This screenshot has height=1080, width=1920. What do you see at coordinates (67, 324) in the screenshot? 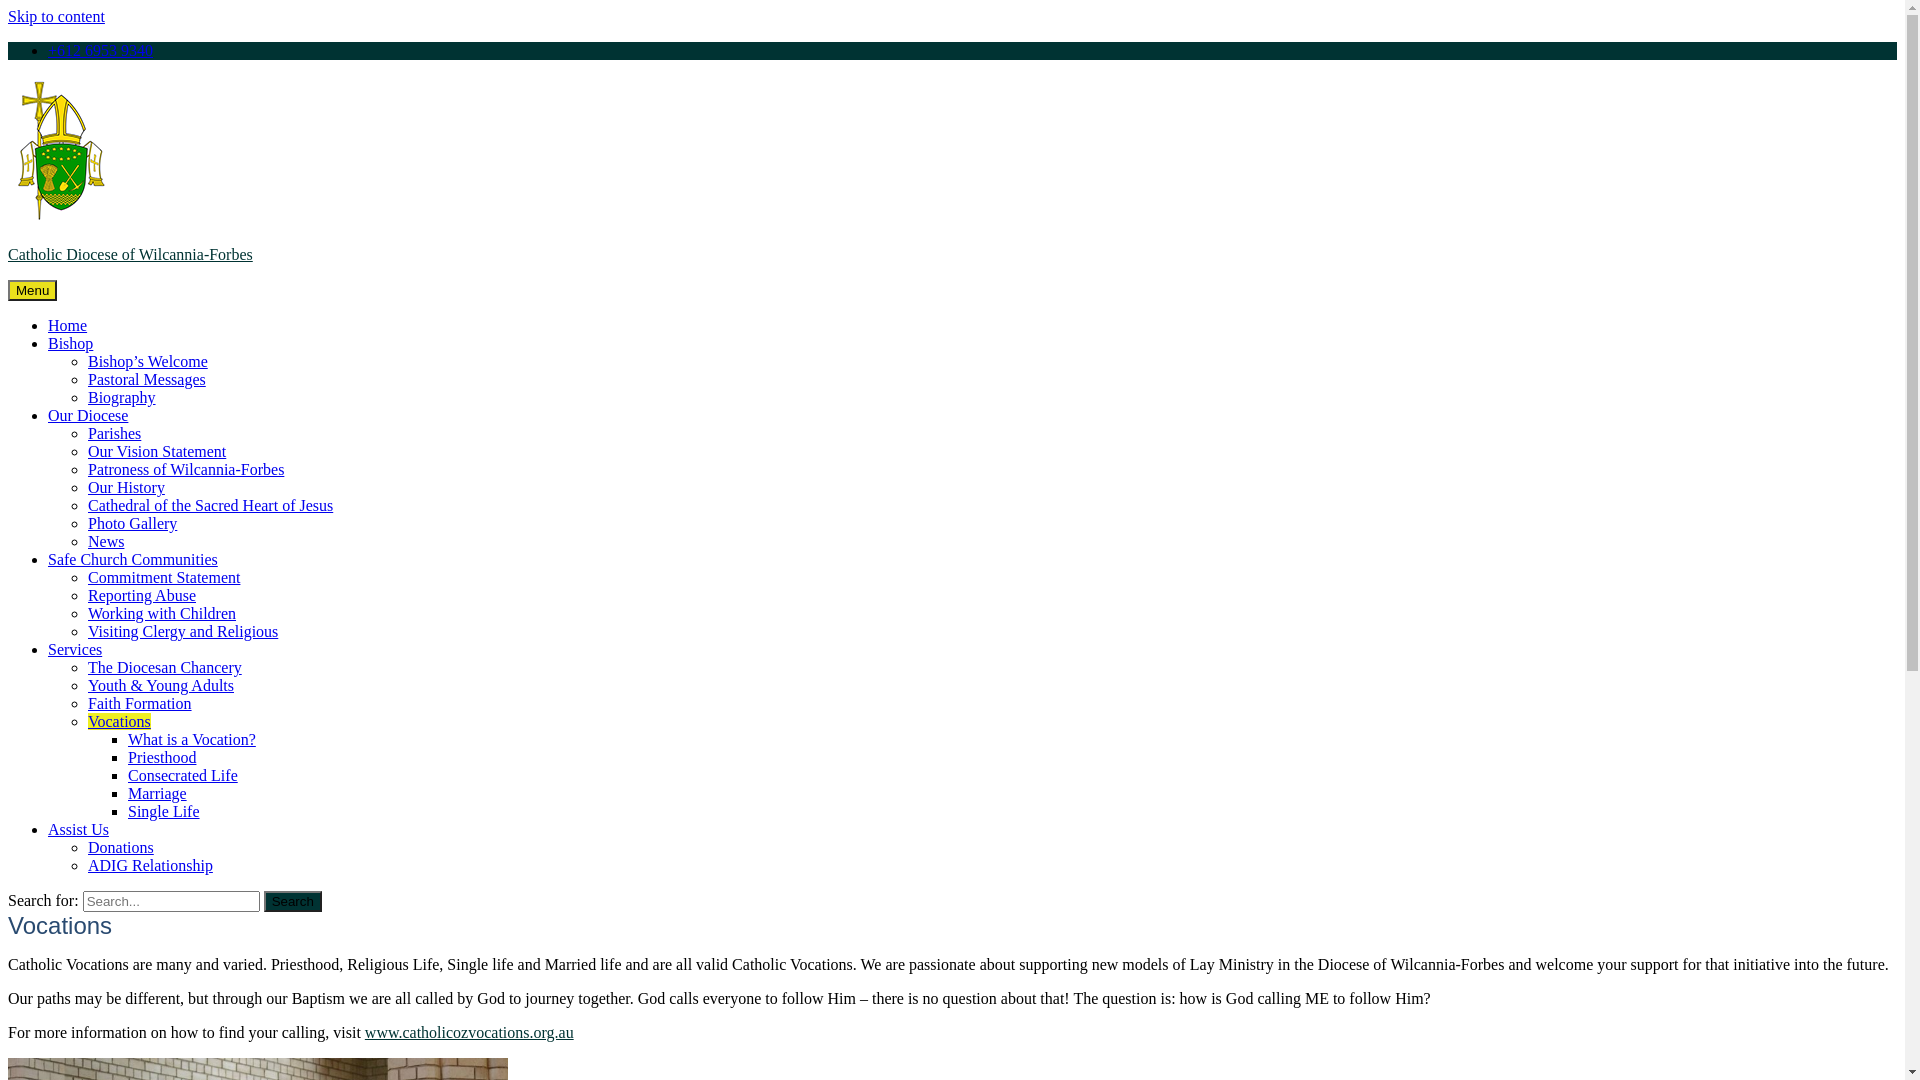
I see `'Home'` at bounding box center [67, 324].